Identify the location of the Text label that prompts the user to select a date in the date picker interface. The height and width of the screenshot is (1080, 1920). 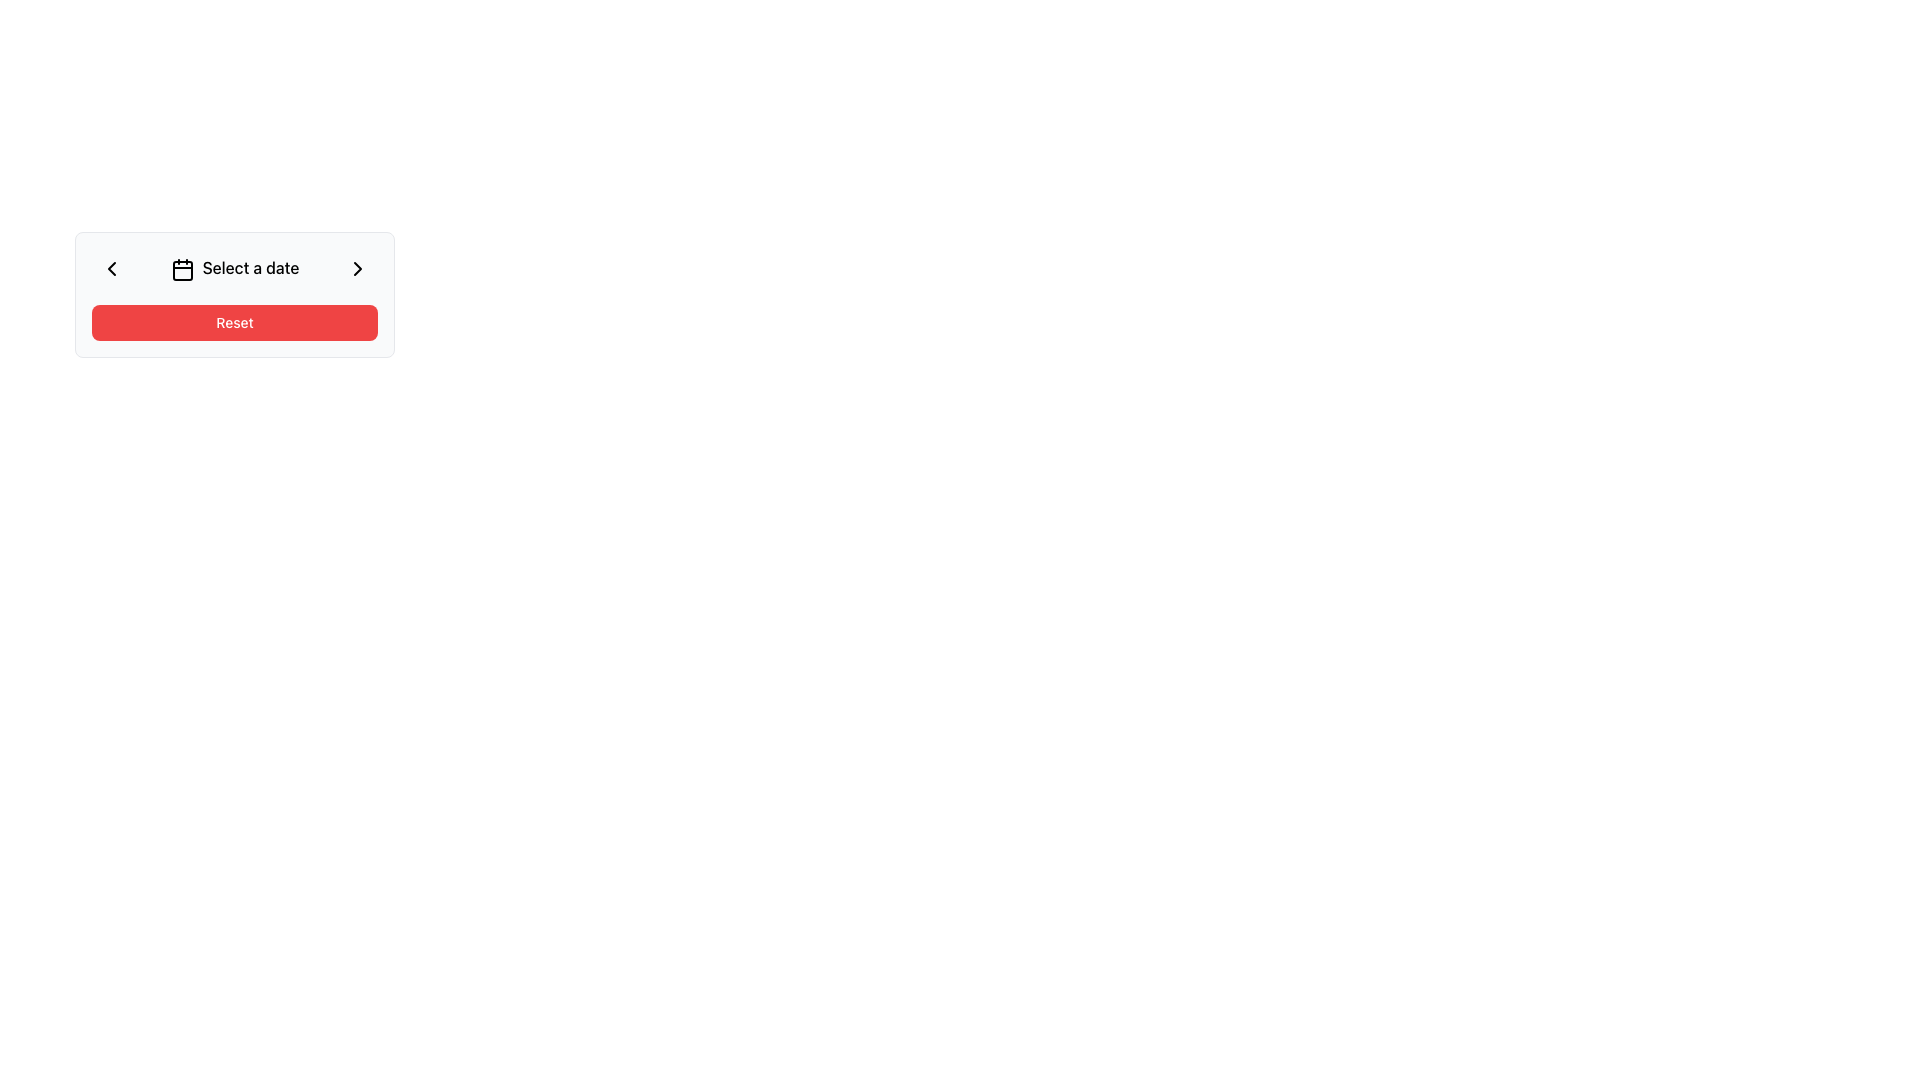
(249, 267).